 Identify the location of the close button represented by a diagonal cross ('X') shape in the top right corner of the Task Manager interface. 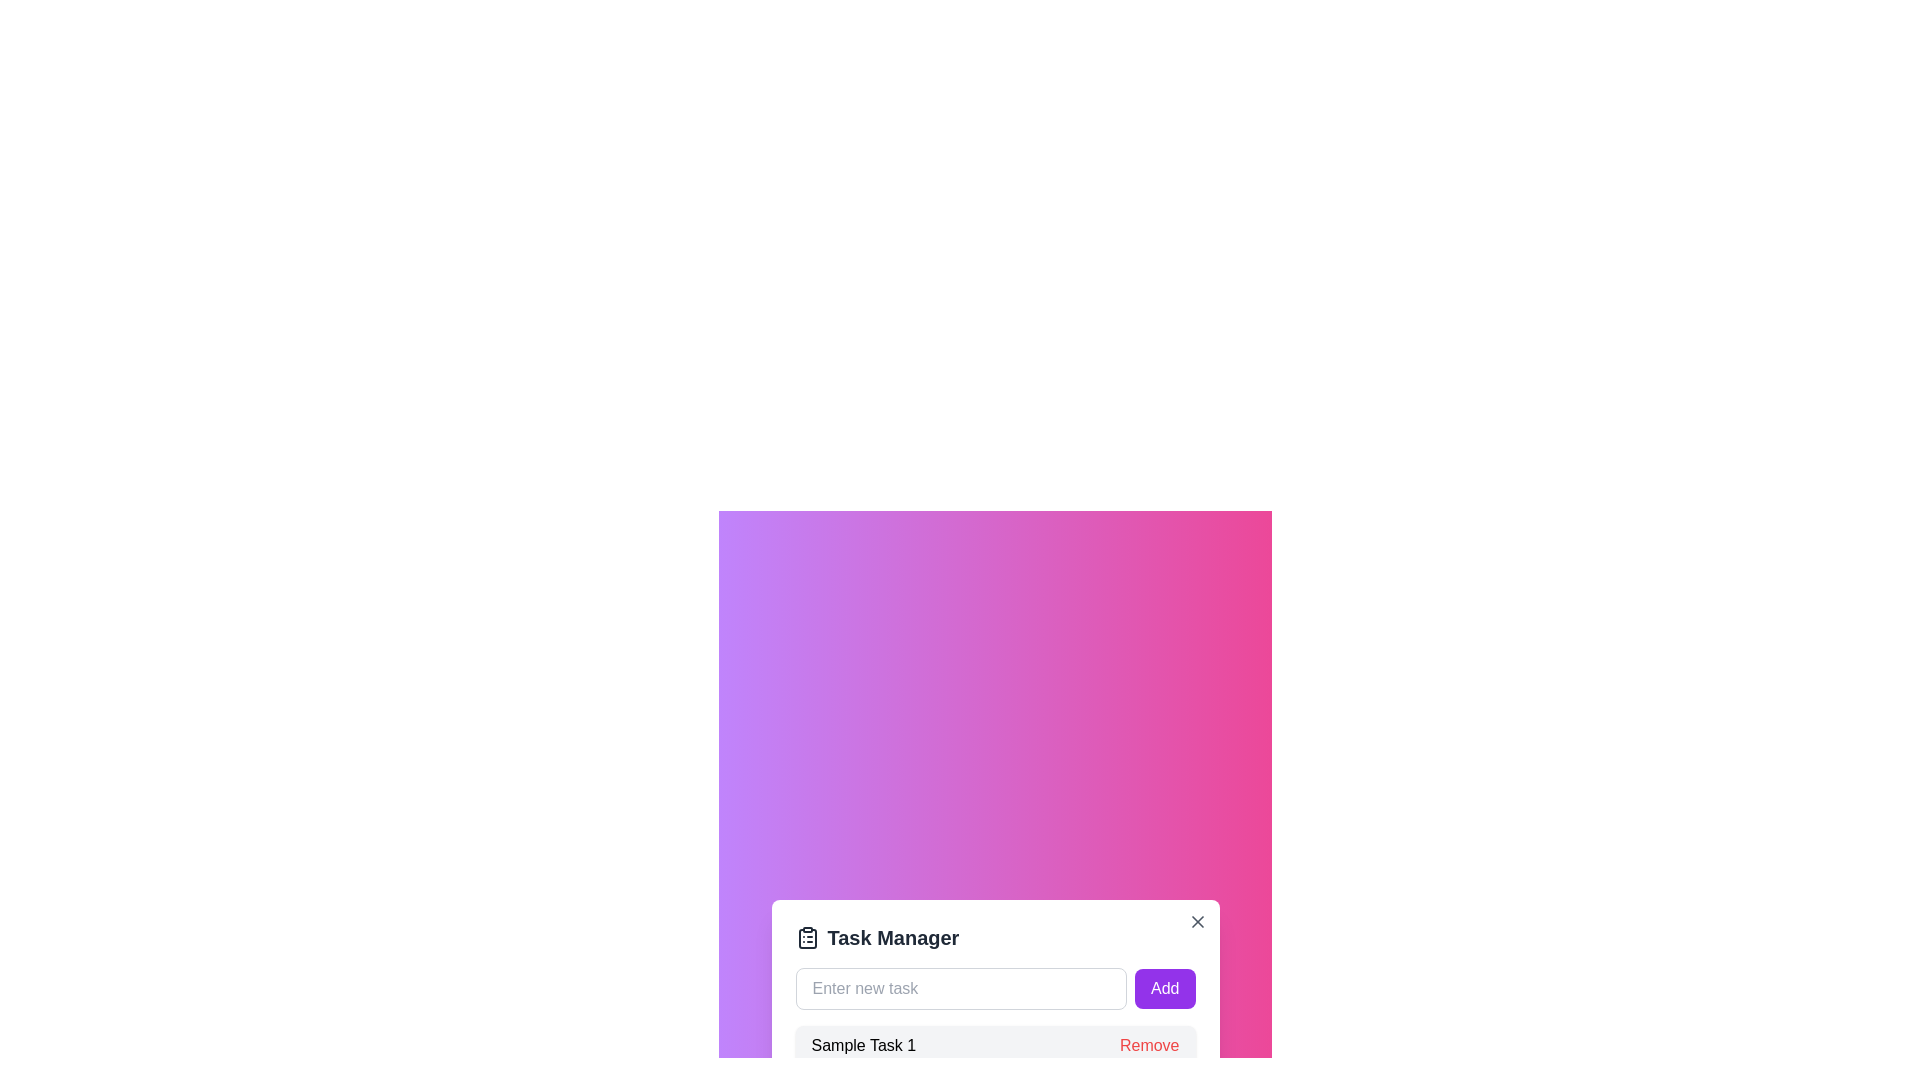
(1197, 921).